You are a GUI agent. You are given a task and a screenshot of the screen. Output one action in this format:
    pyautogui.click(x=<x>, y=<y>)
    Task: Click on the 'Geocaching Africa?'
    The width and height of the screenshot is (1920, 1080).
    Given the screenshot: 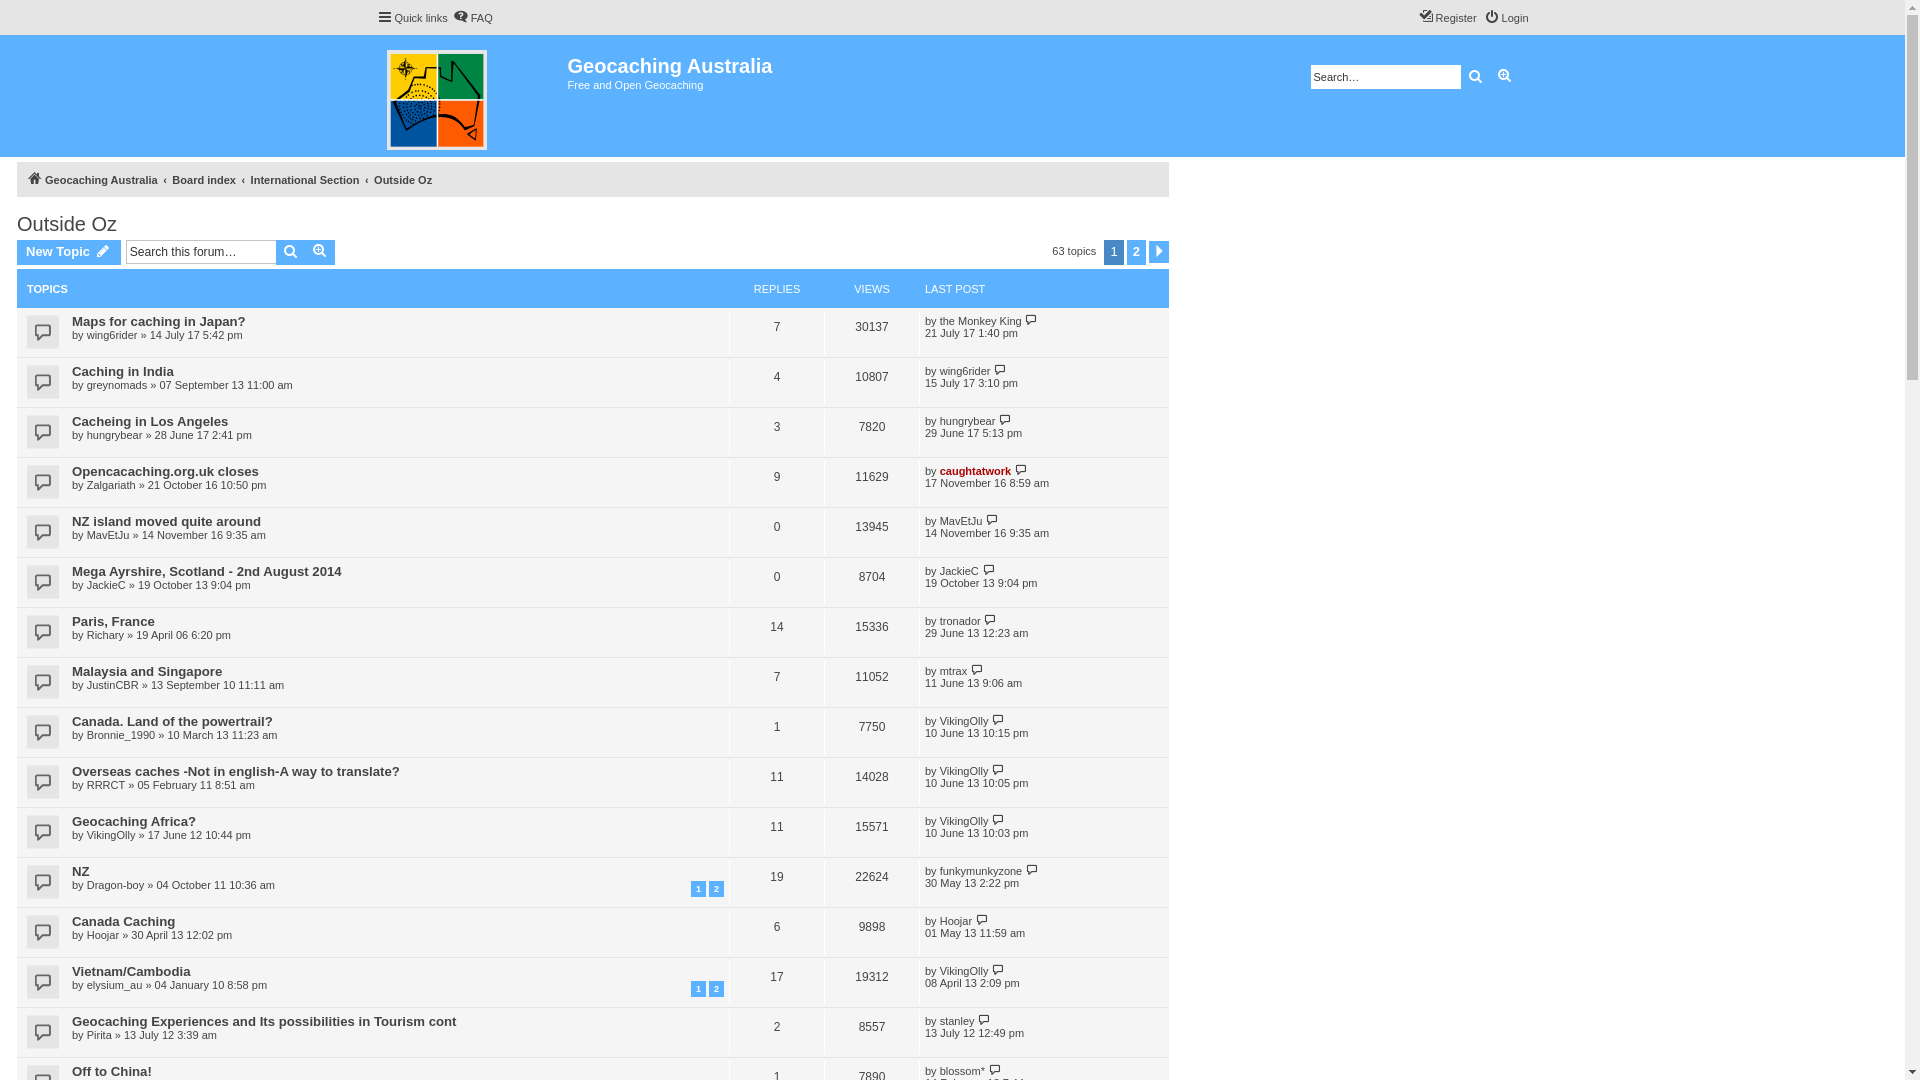 What is the action you would take?
    pyautogui.click(x=133, y=821)
    